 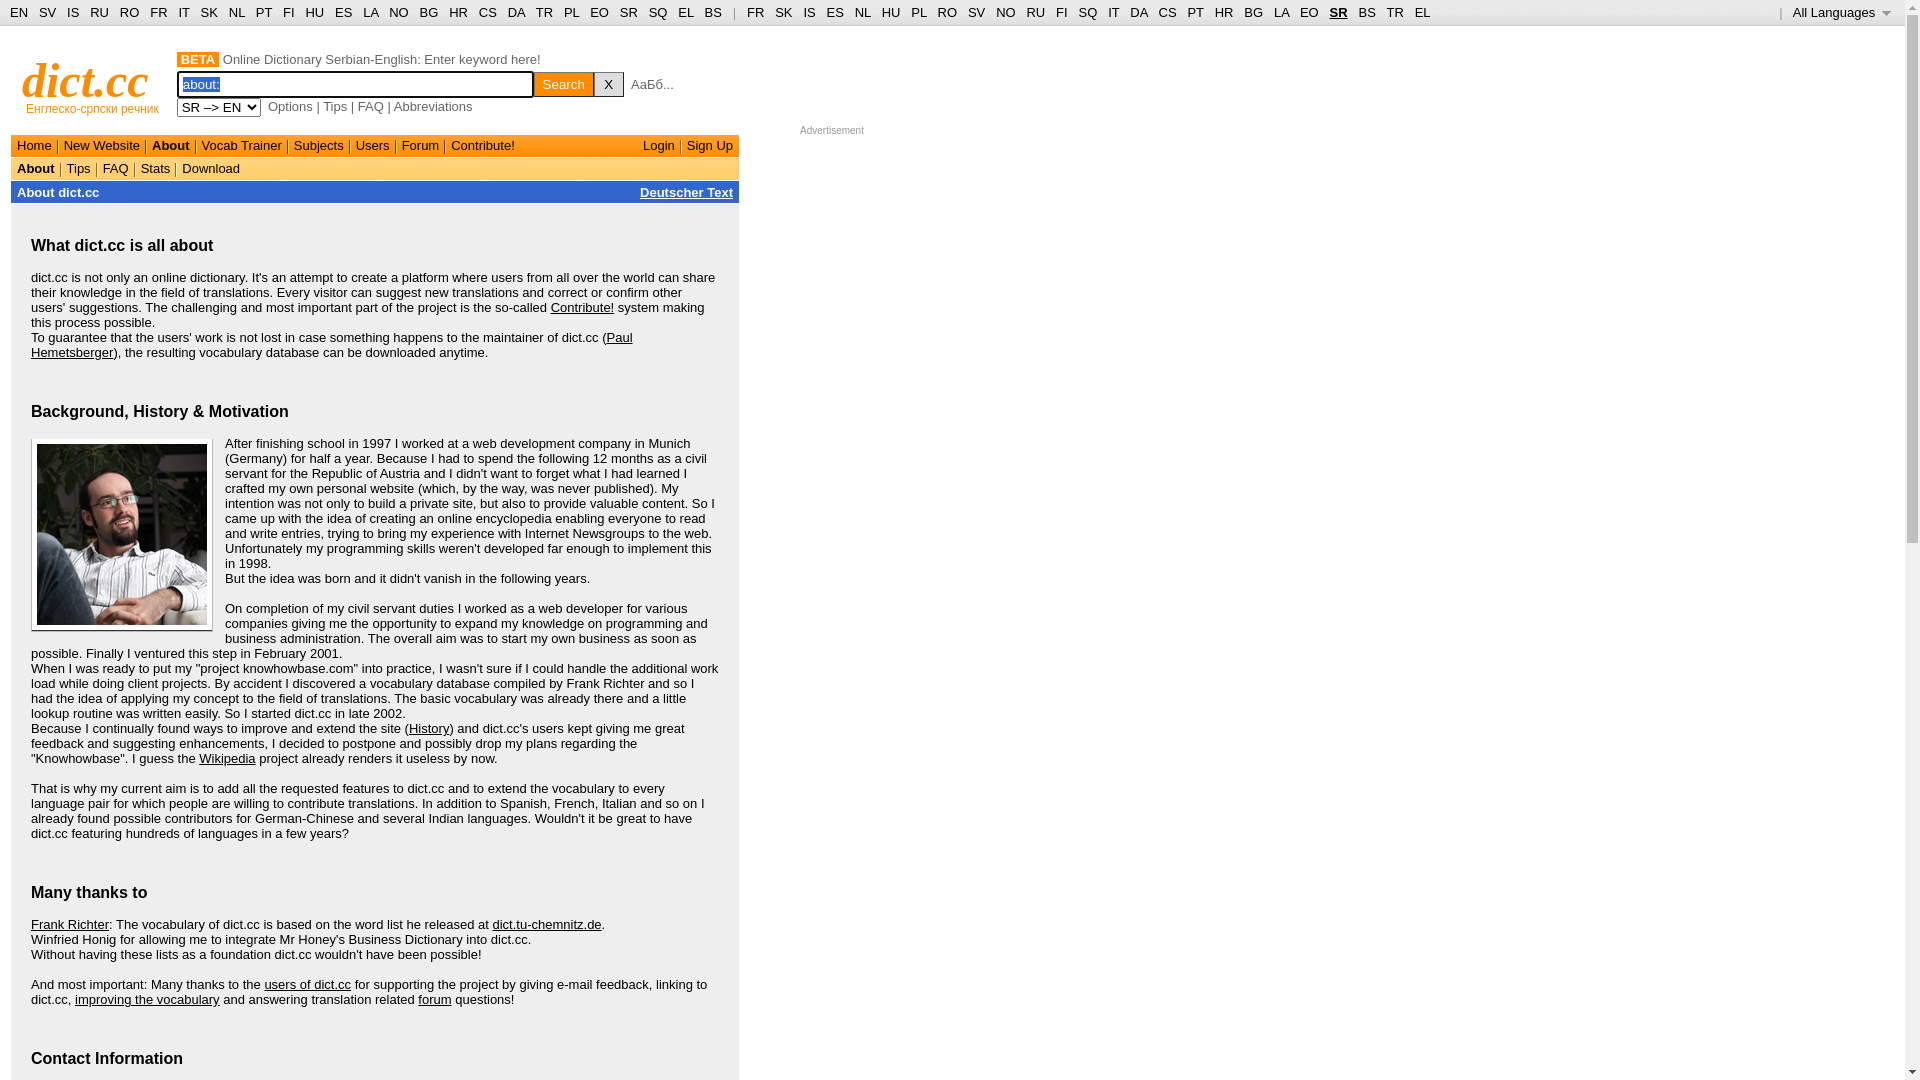 I want to click on 'Abbreviations', so click(x=432, y=106).